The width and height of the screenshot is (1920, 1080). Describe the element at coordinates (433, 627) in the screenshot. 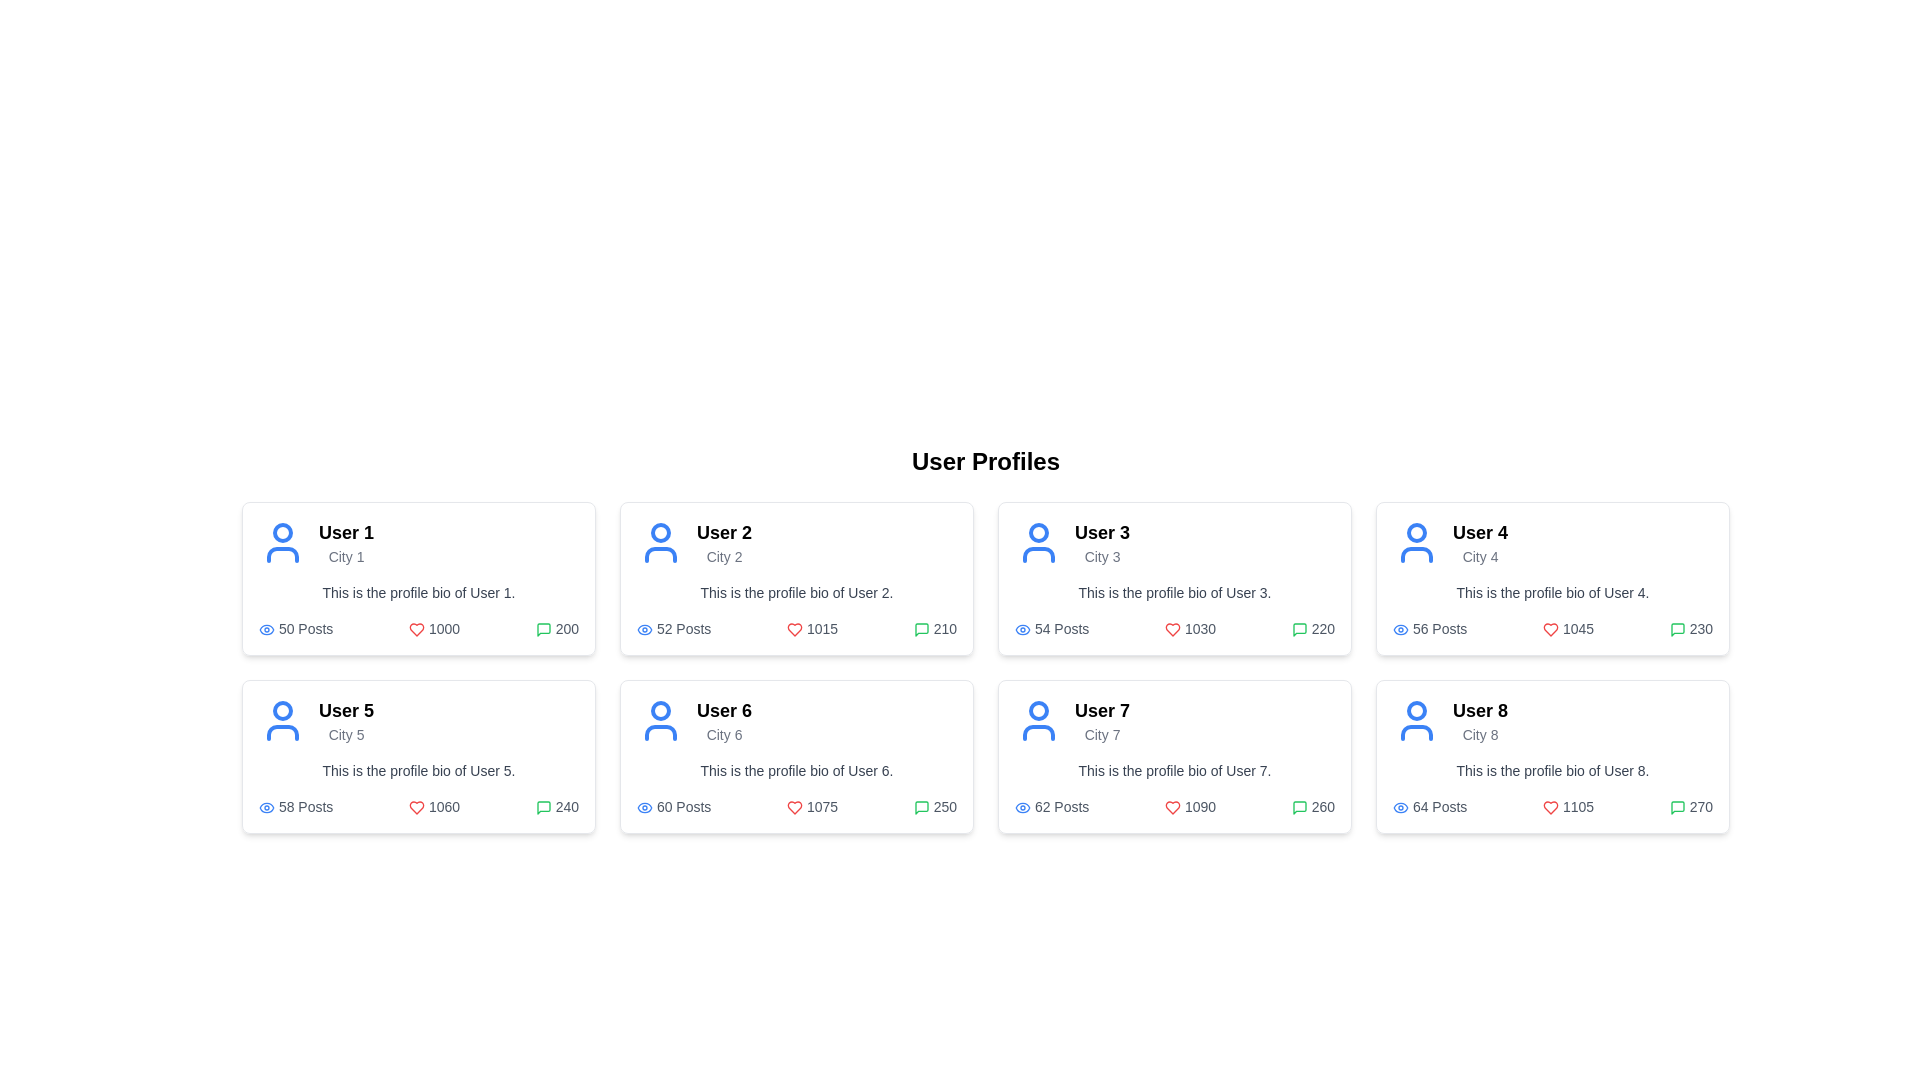

I see `the text label displaying '1000' next to the red heart icon` at that location.